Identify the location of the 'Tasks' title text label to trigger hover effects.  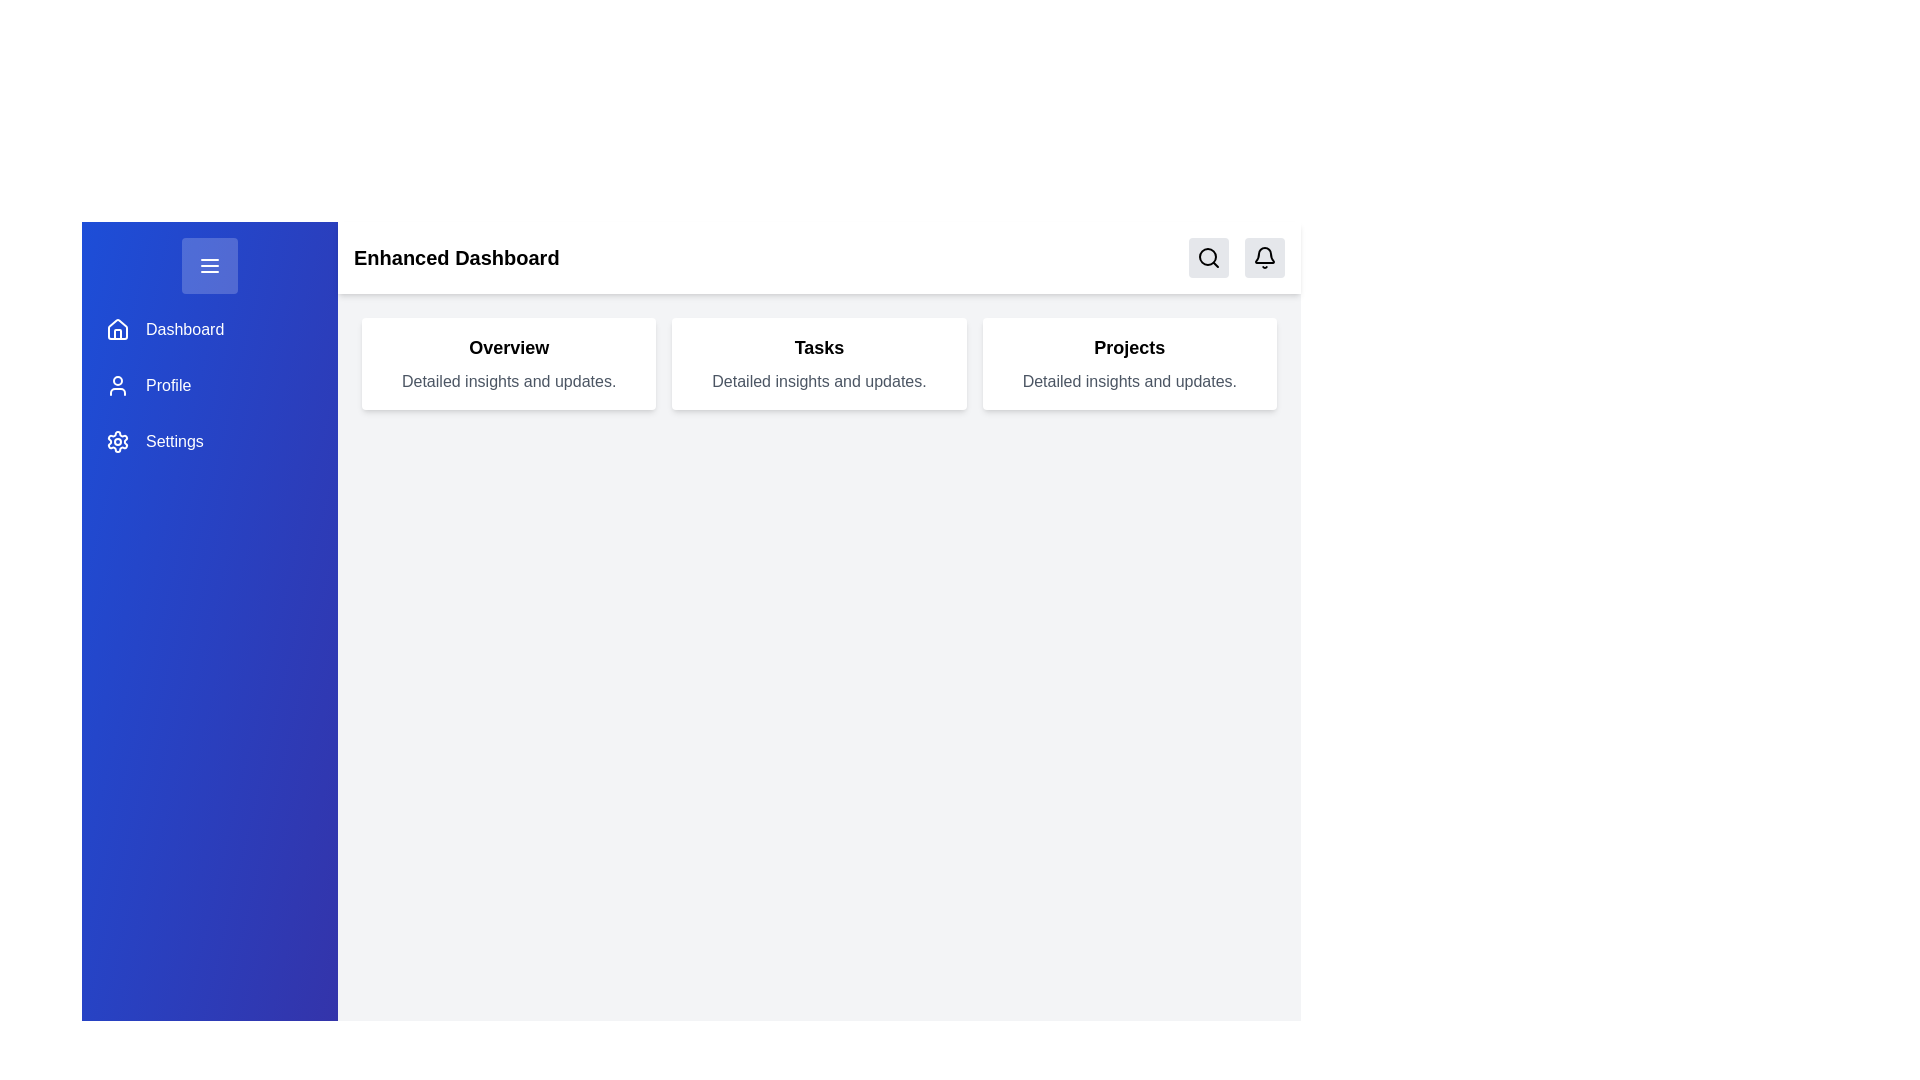
(819, 346).